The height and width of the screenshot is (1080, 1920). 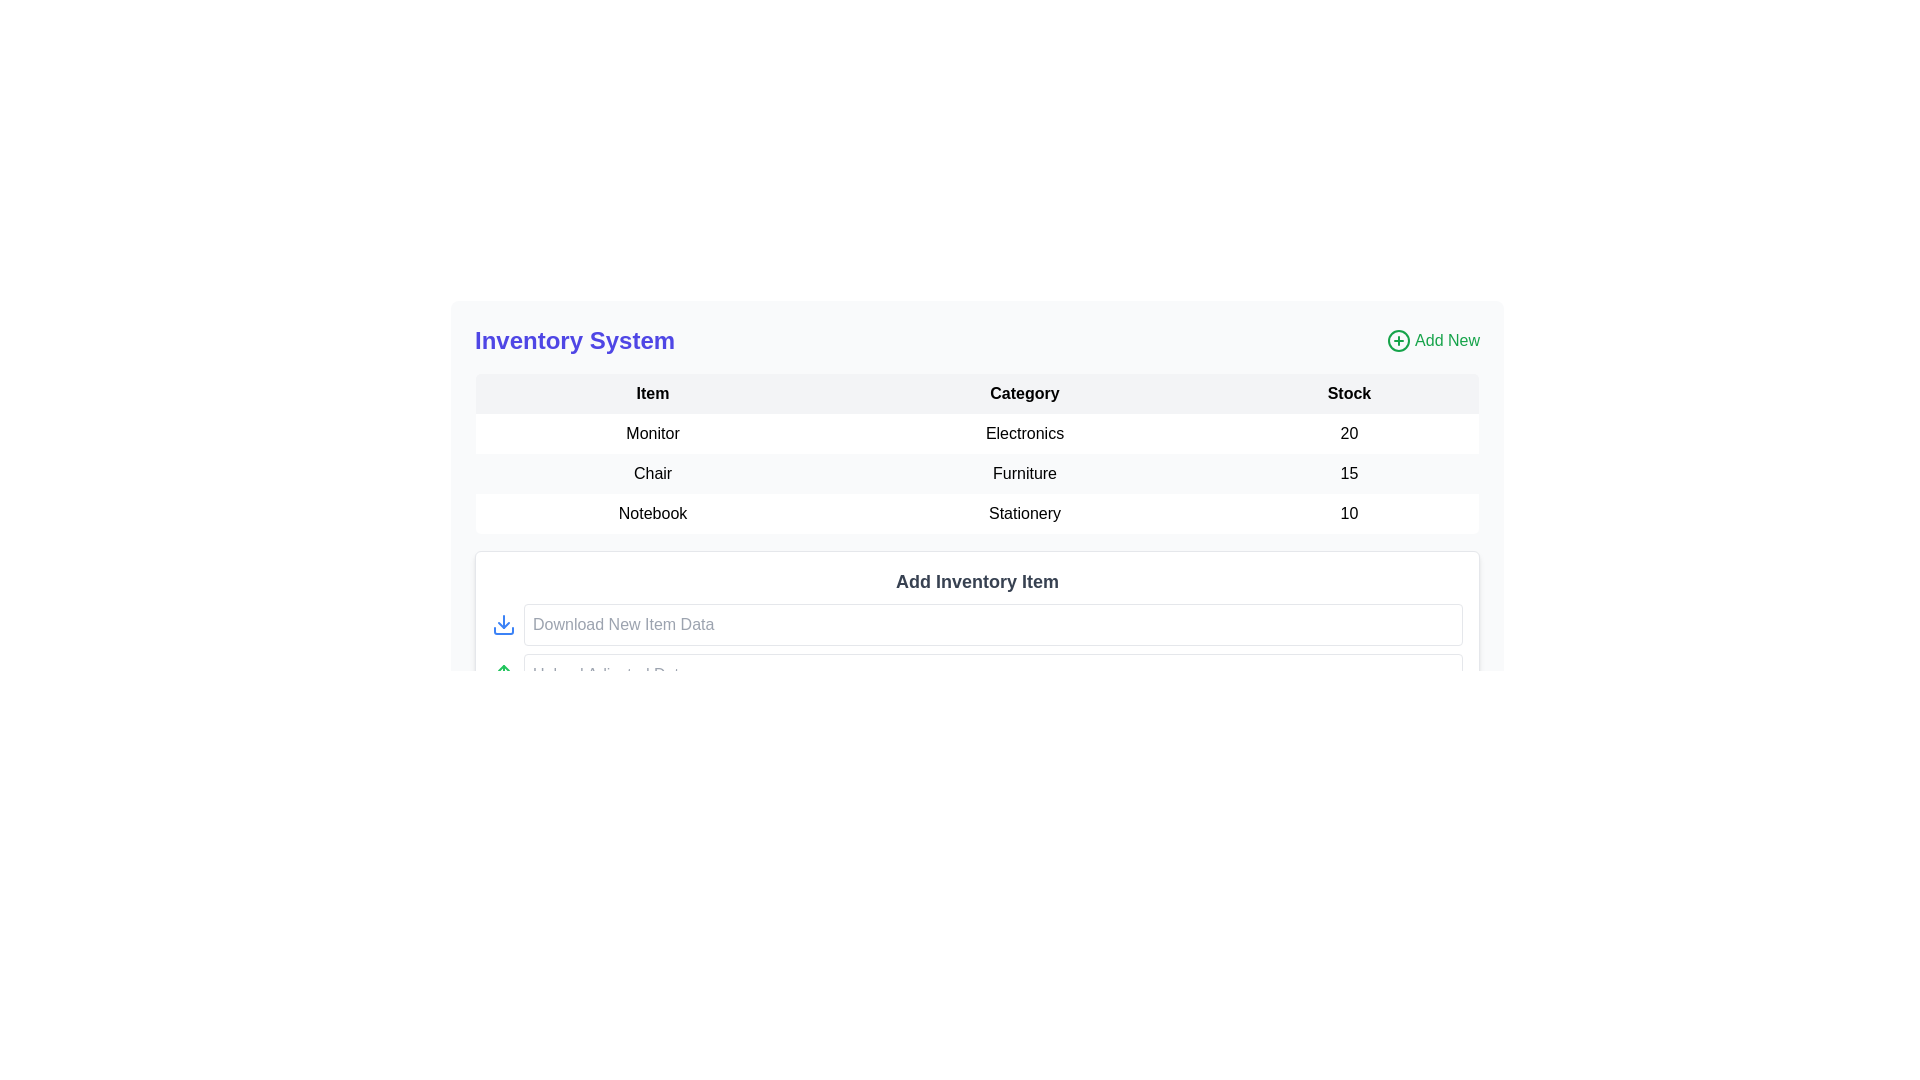 I want to click on stock quantity information displayed for the inventory item 'Notebook' in the 'Stationery' category, located in the last row of the table in the 'Stock' column, so click(x=1349, y=513).